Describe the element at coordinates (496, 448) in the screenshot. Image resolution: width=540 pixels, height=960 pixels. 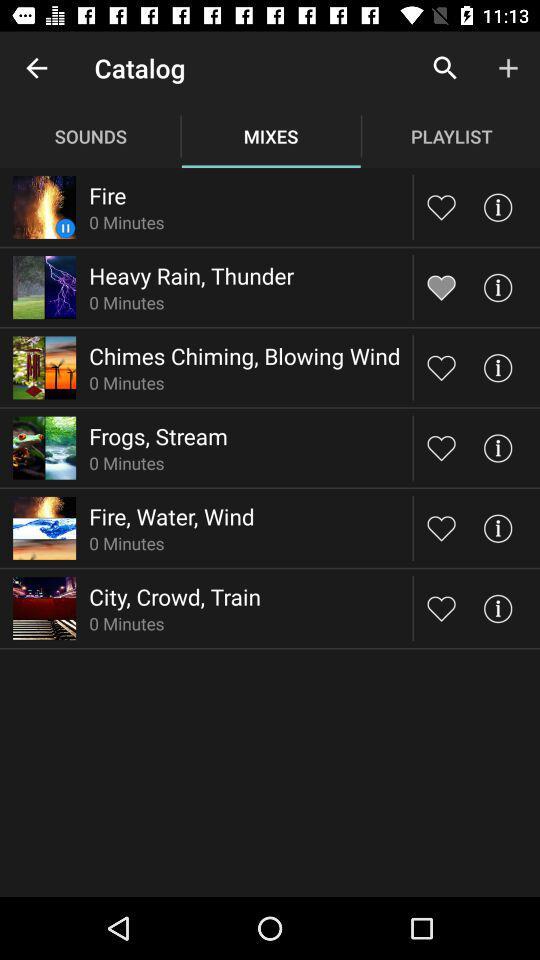
I see `find info` at that location.